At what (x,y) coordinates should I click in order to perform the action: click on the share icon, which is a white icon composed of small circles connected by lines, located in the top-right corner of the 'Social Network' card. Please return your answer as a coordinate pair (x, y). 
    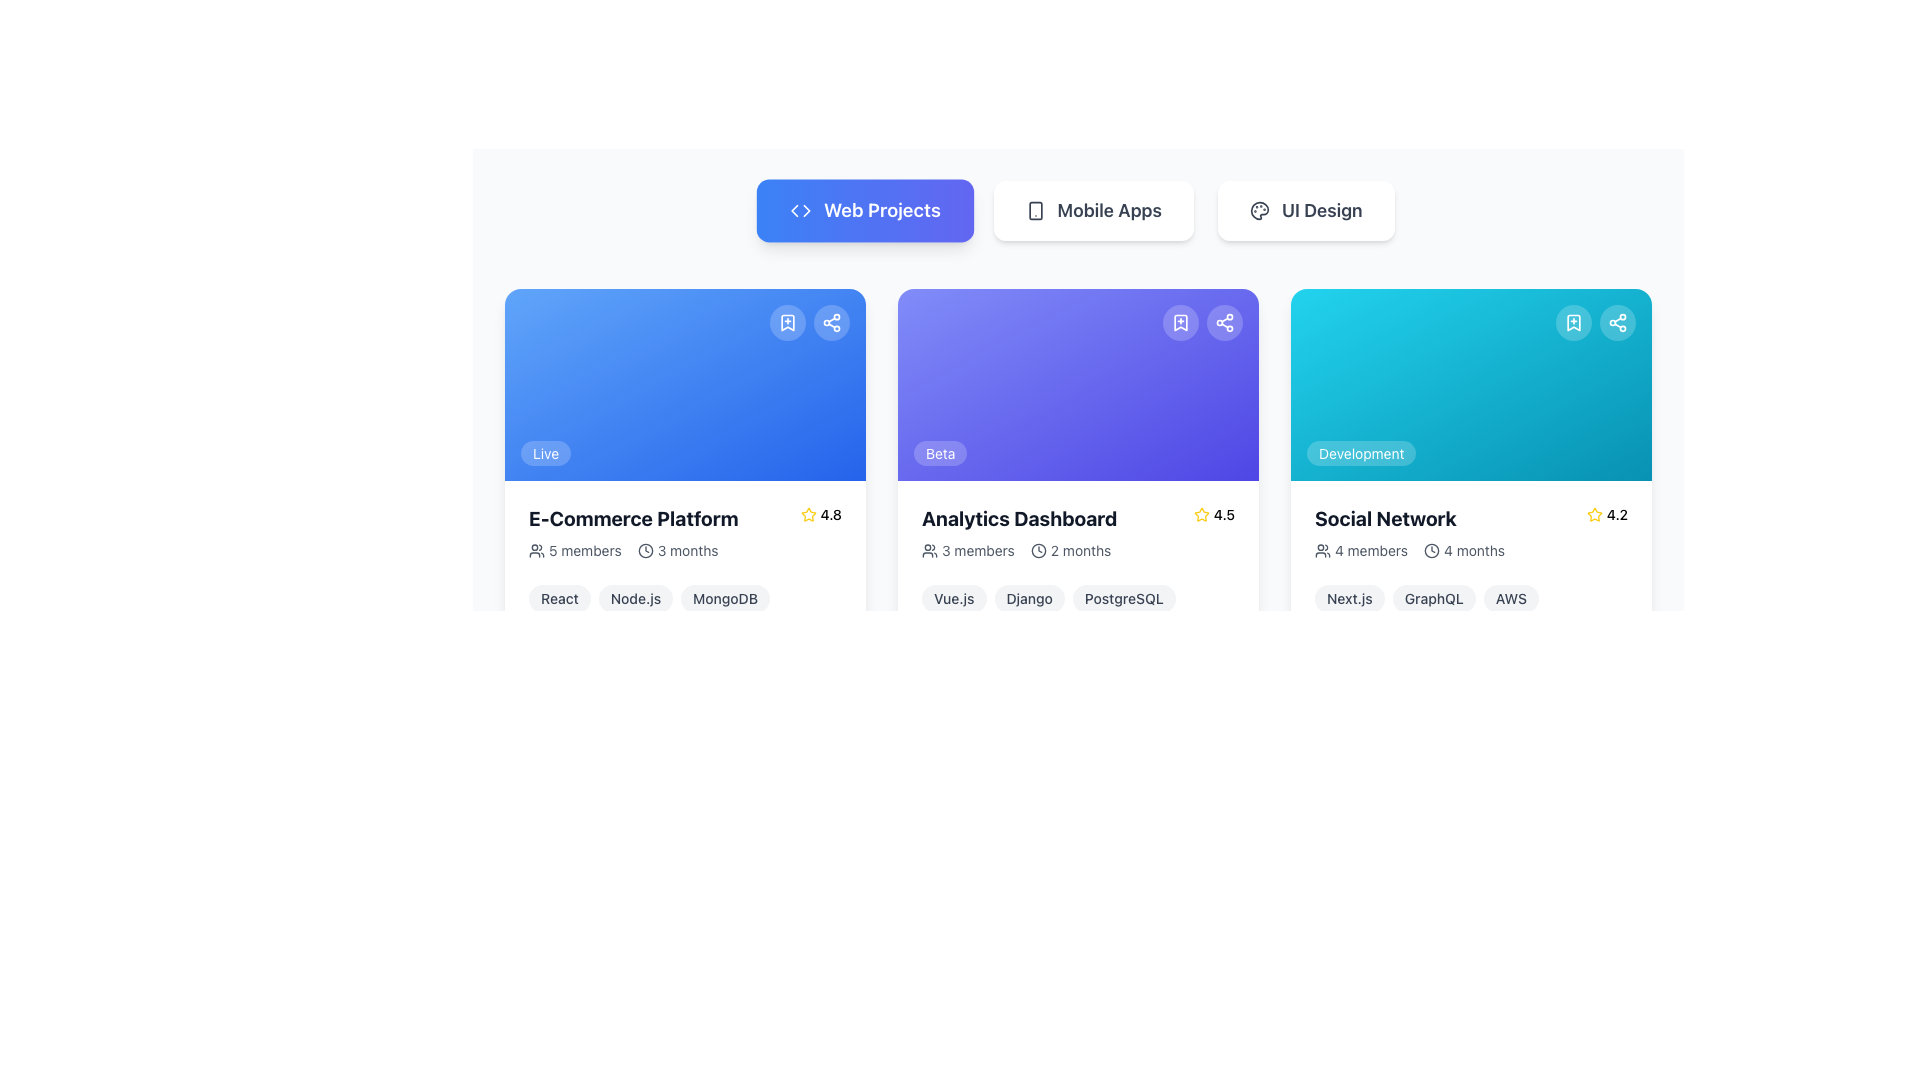
    Looking at the image, I should click on (1617, 322).